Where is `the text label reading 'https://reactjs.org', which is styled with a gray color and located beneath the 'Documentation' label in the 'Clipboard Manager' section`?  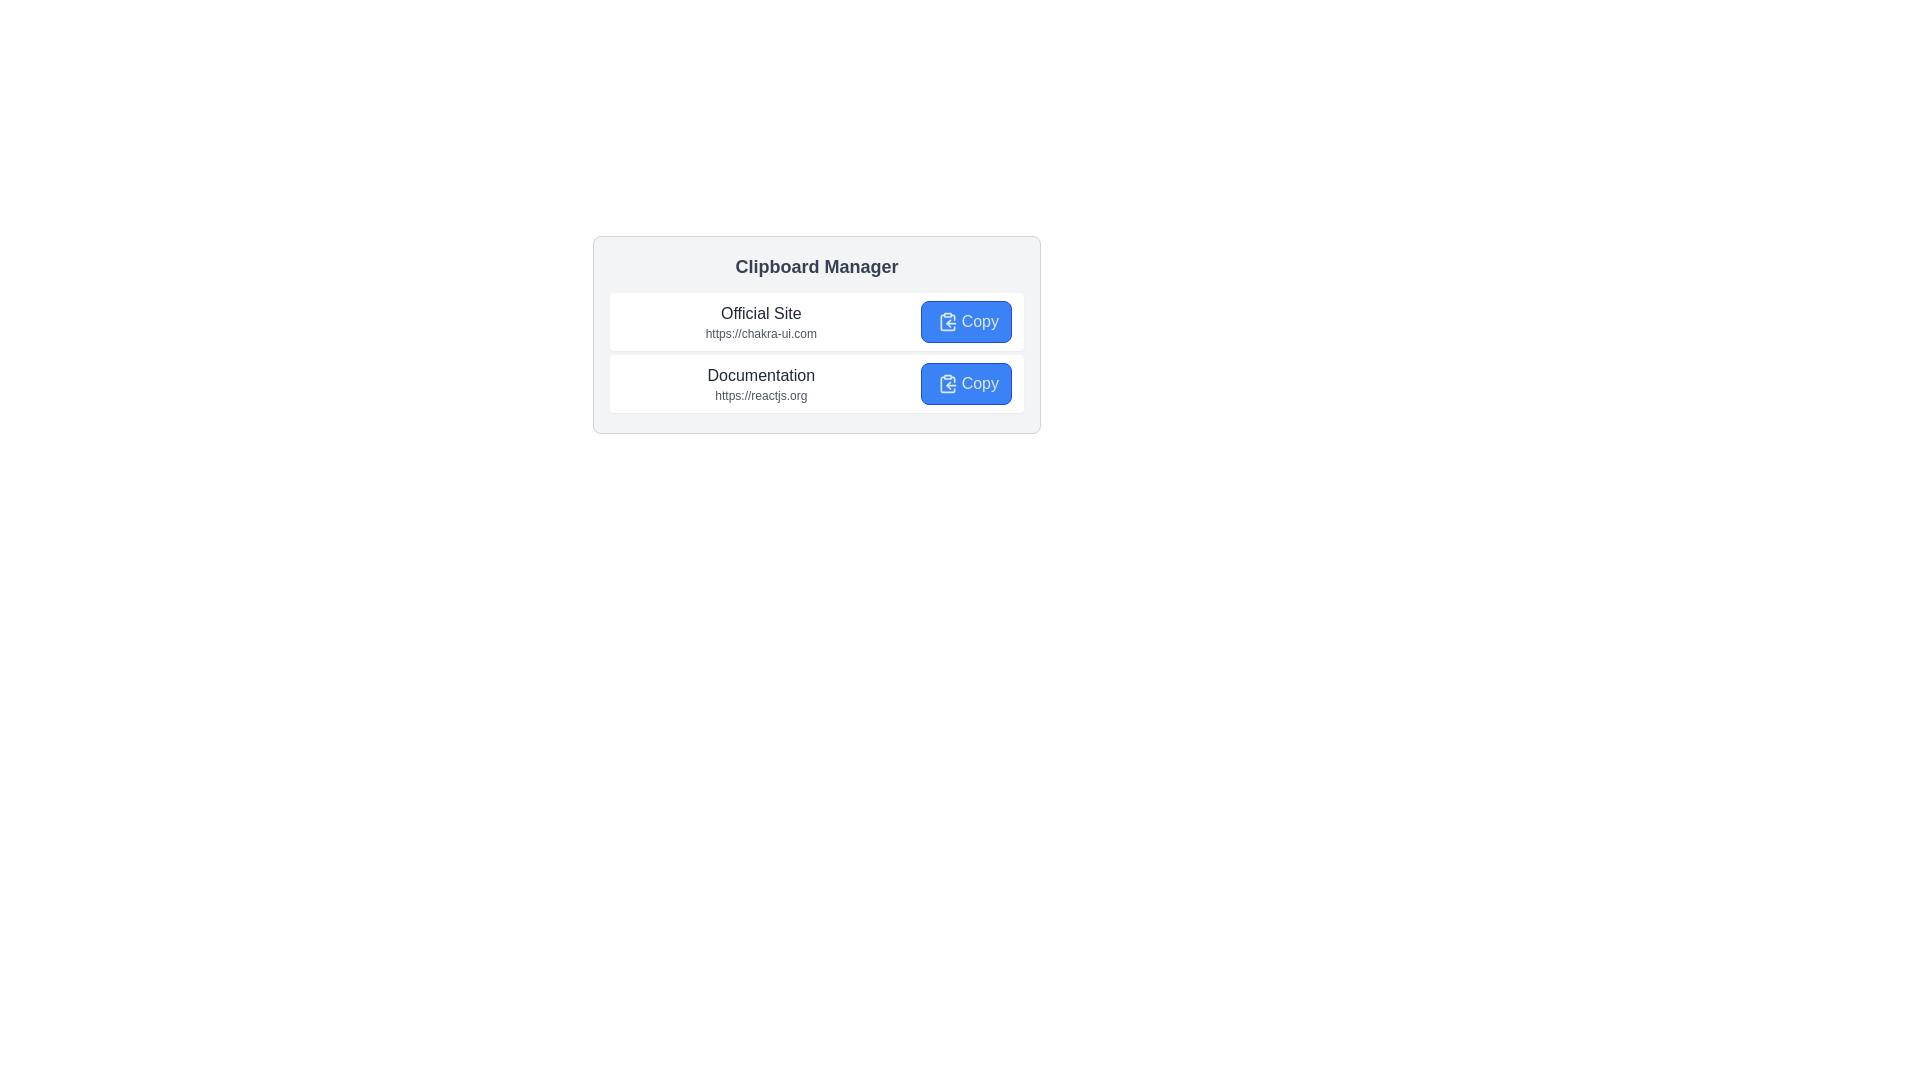 the text label reading 'https://reactjs.org', which is styled with a gray color and located beneath the 'Documentation' label in the 'Clipboard Manager' section is located at coordinates (760, 396).